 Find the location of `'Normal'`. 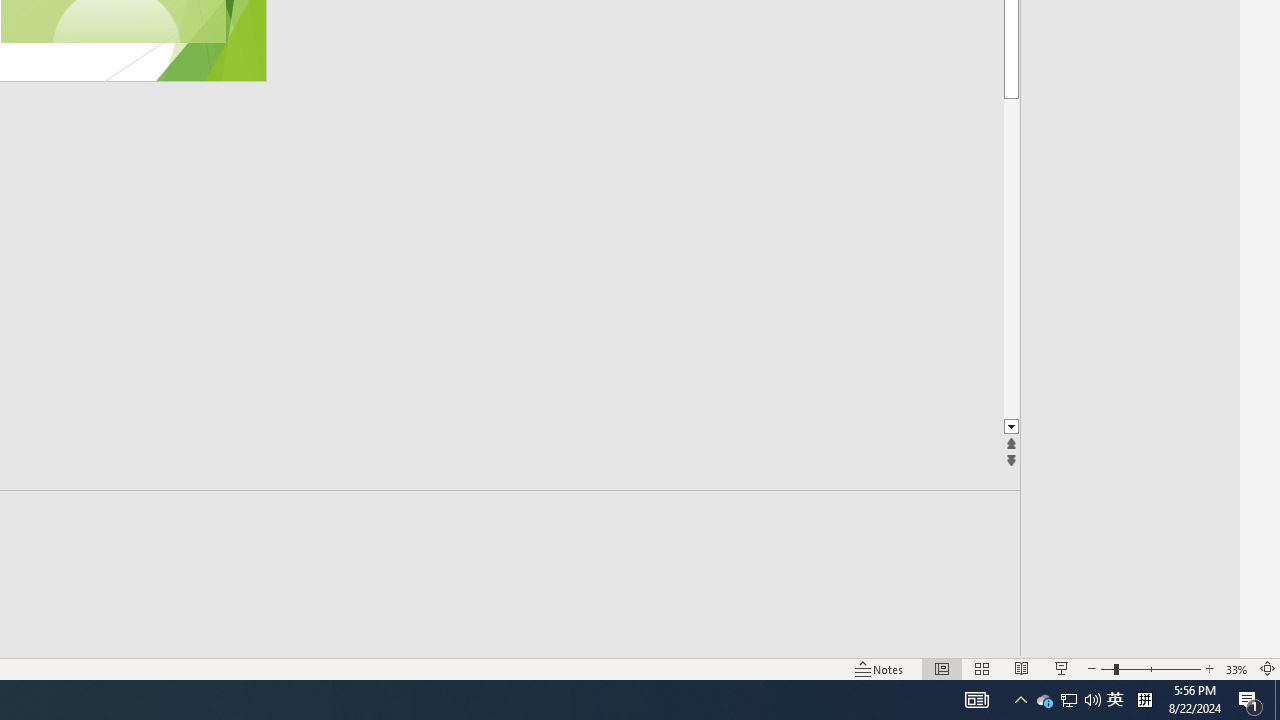

'Normal' is located at coordinates (941, 669).